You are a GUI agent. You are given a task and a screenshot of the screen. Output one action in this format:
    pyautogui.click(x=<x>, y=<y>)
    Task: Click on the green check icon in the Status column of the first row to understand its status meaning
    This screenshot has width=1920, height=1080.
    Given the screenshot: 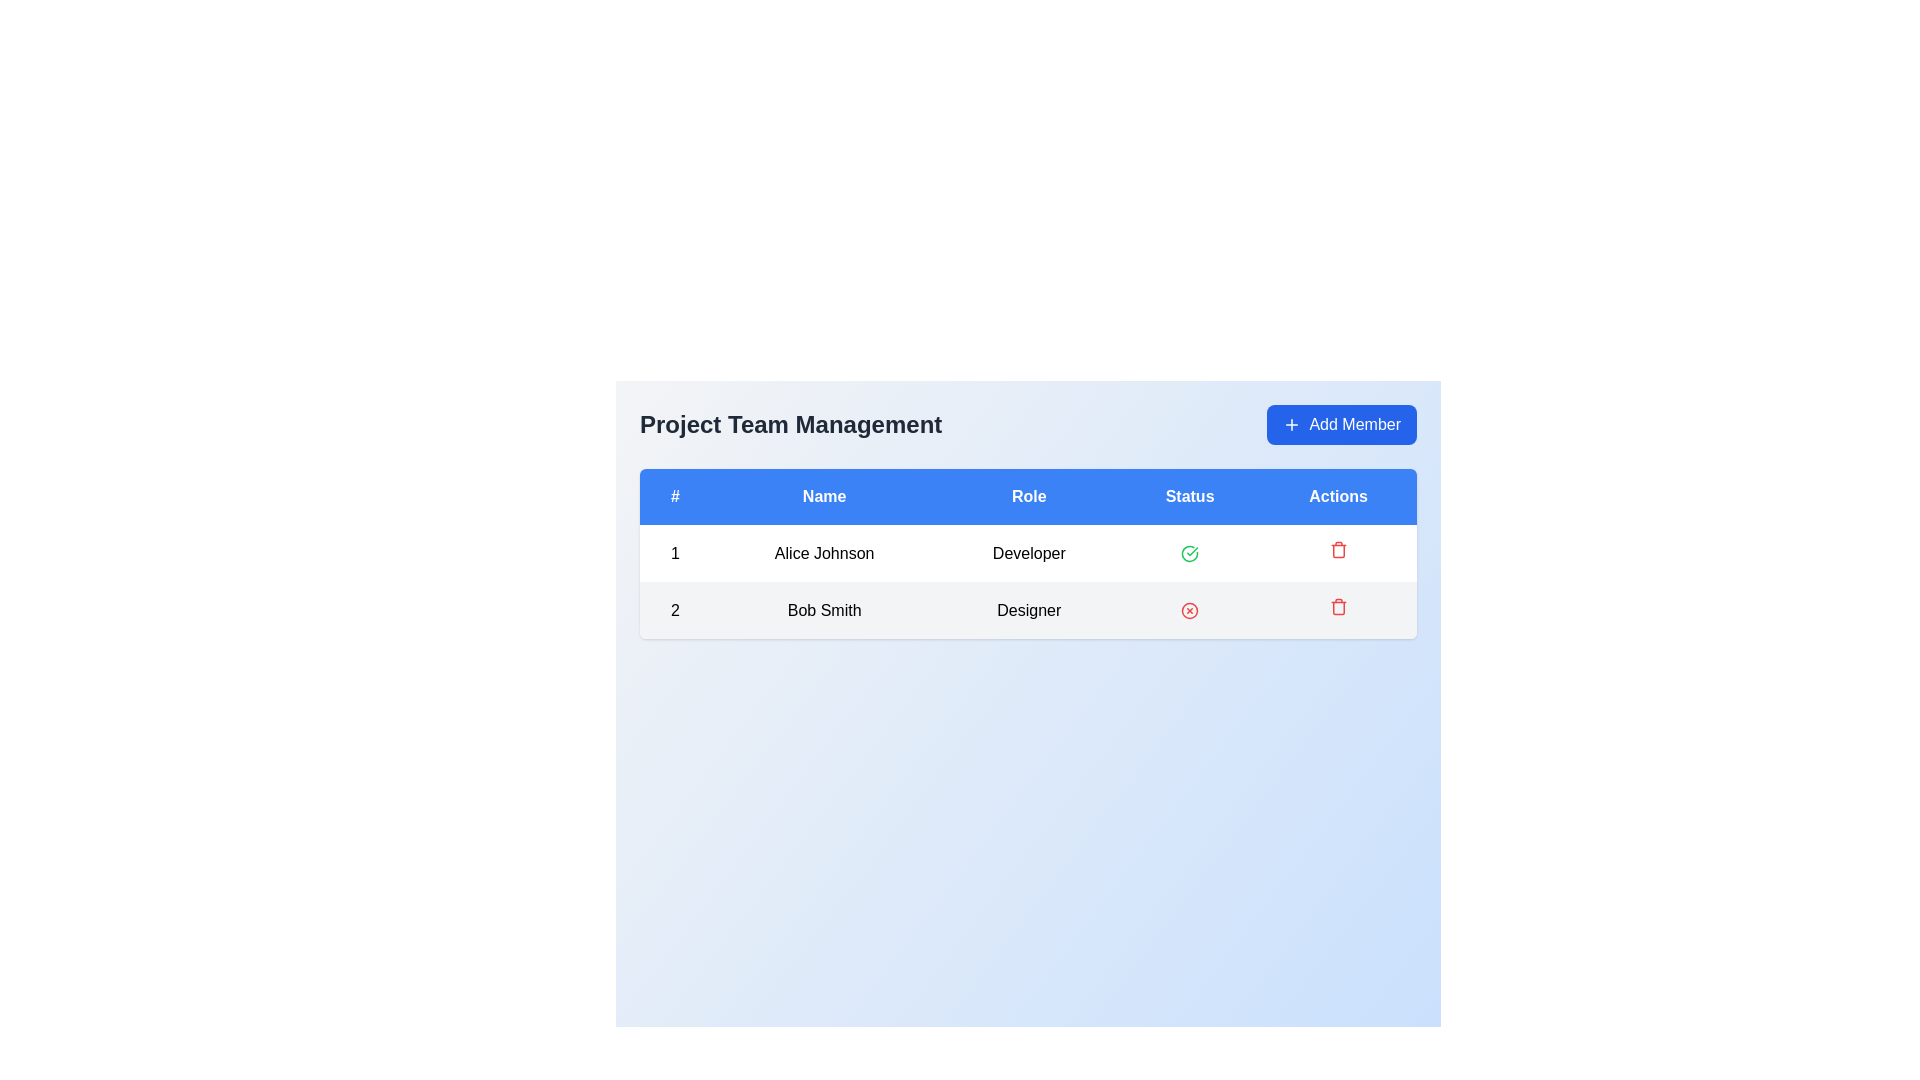 What is the action you would take?
    pyautogui.click(x=1190, y=553)
    